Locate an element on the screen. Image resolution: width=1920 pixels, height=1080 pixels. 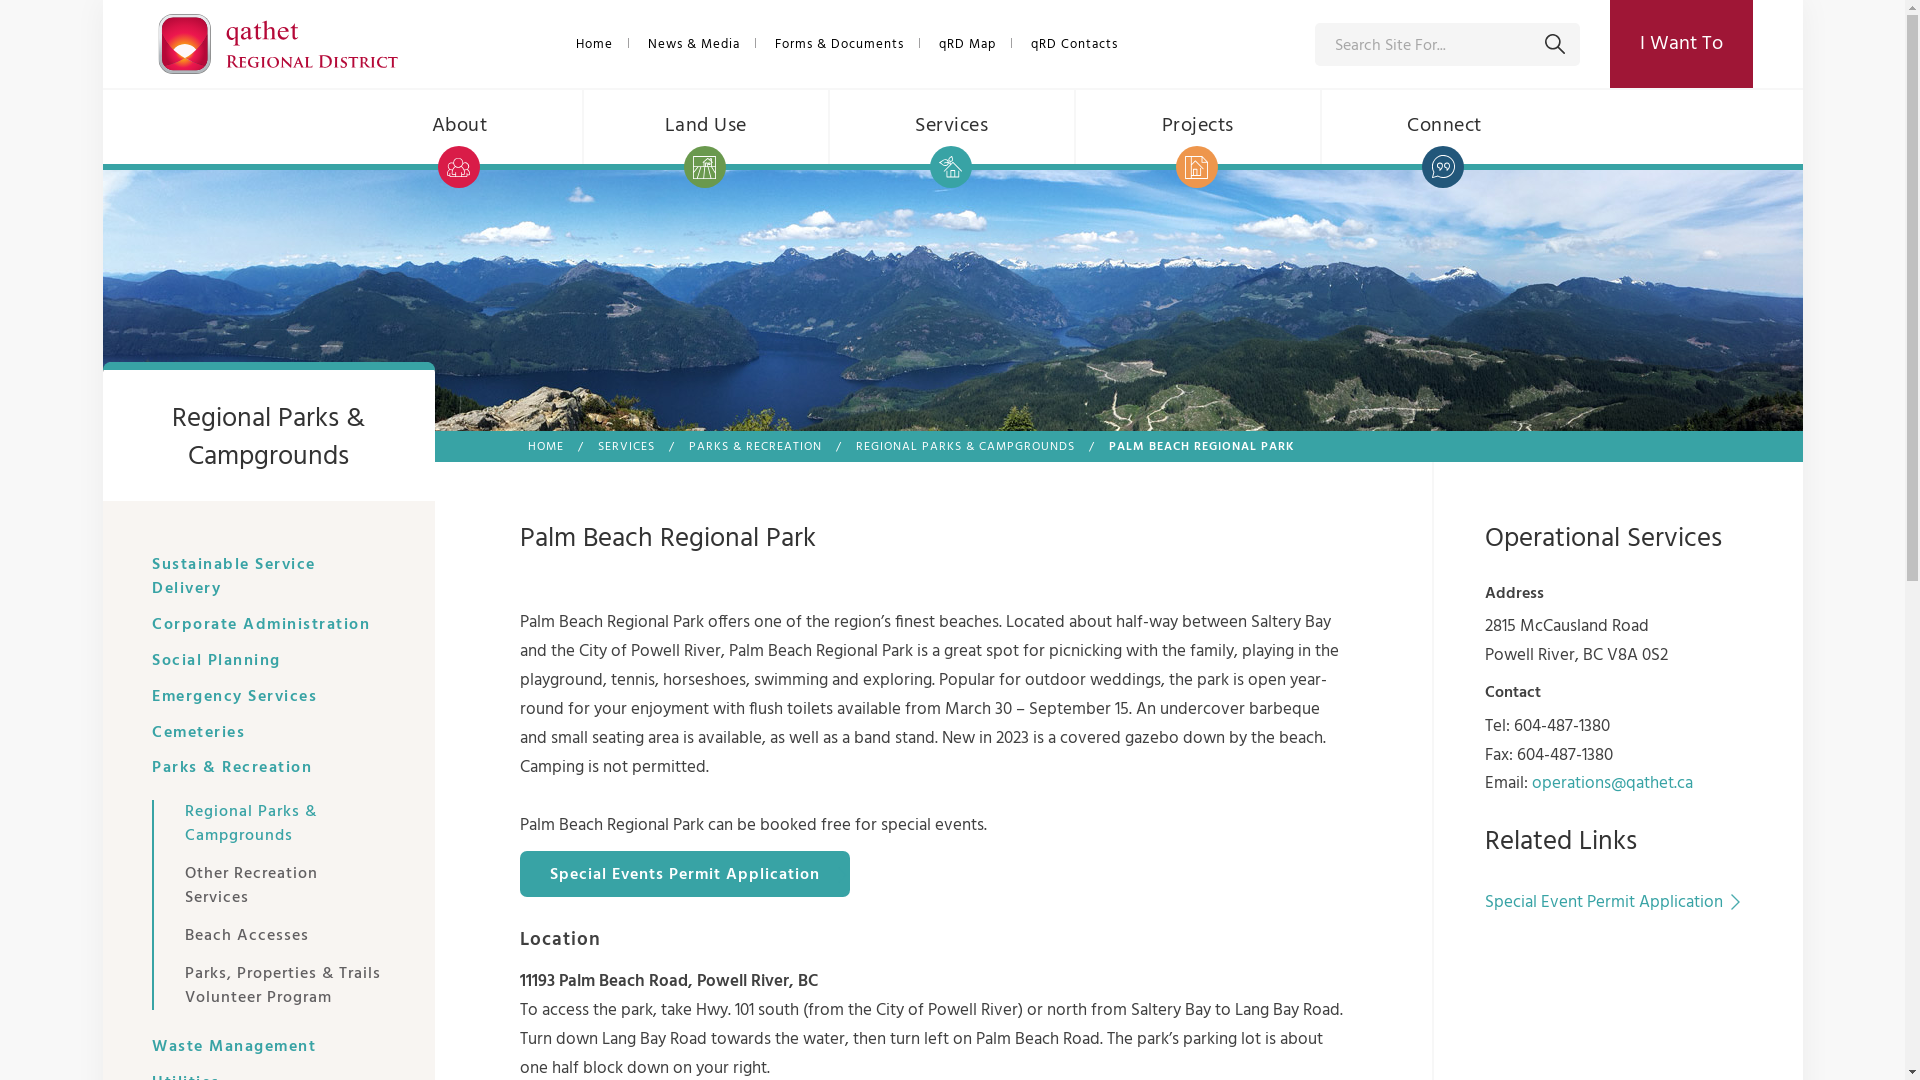
'Special Events Permit Application' is located at coordinates (685, 873).